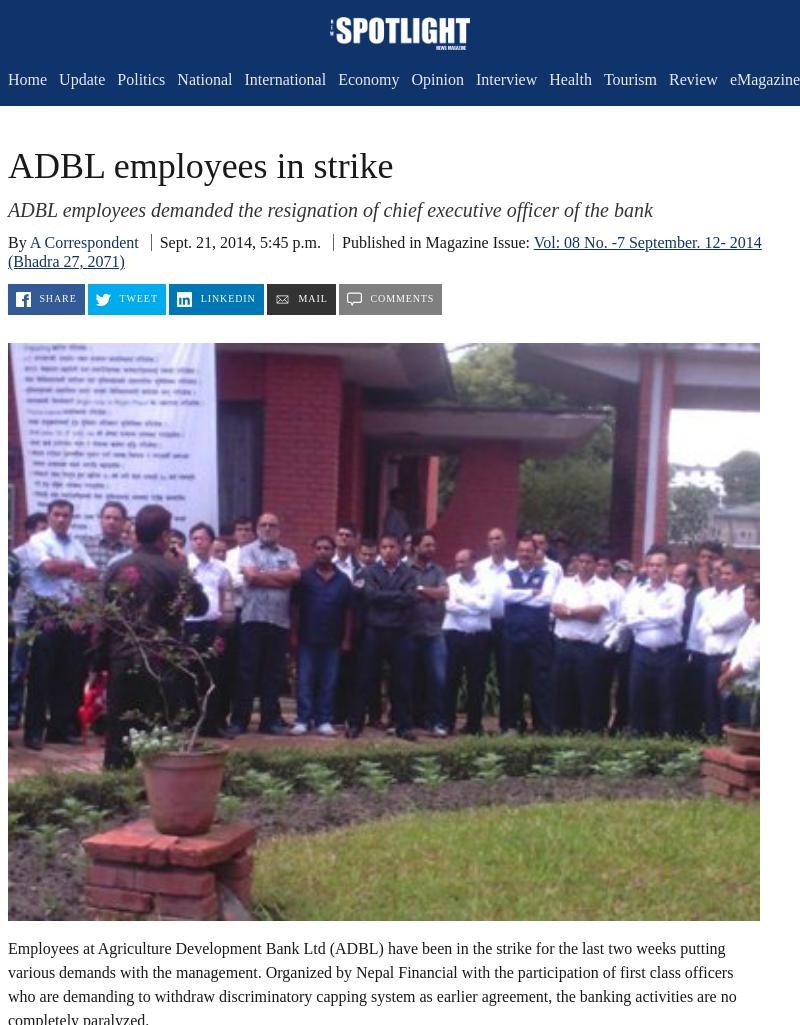 This screenshot has width=800, height=1025. I want to click on 'Health', so click(549, 78).